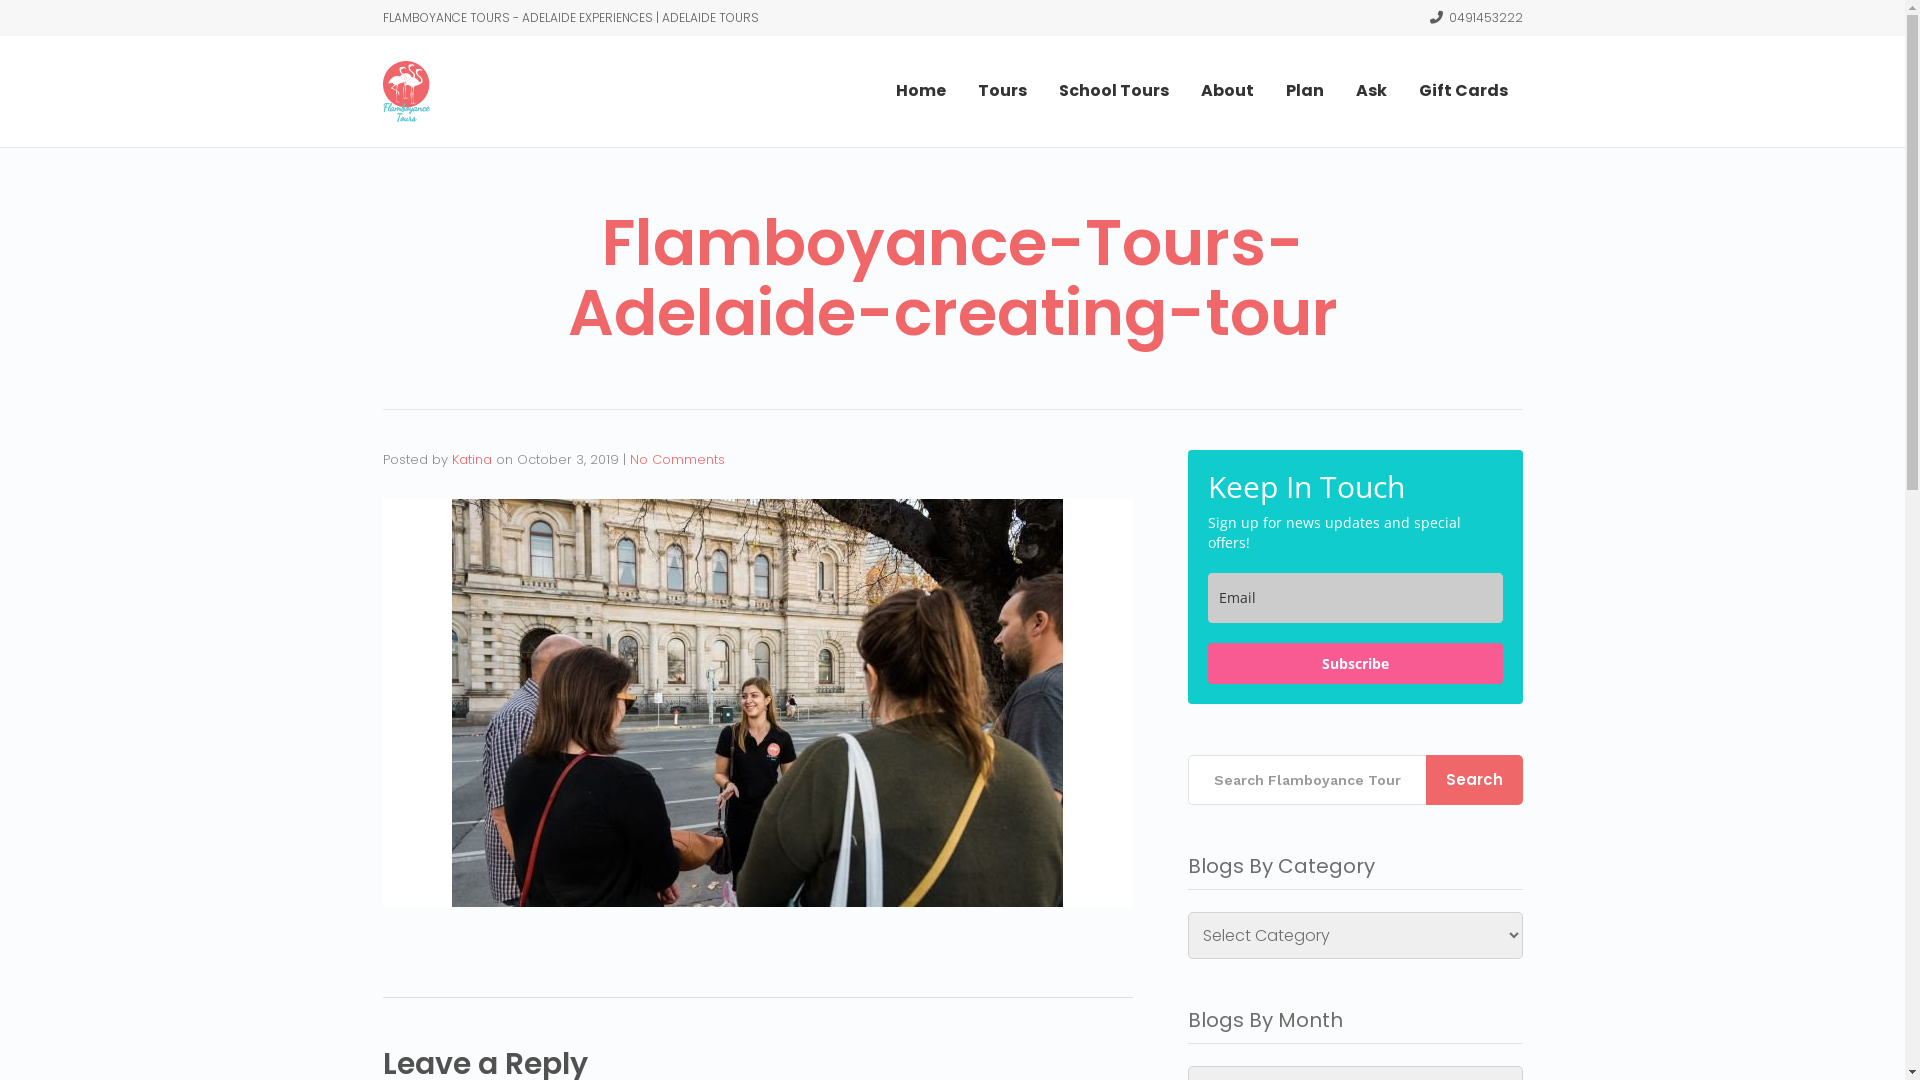 This screenshot has height=1080, width=1920. What do you see at coordinates (1462, 91) in the screenshot?
I see `'Gift Cards'` at bounding box center [1462, 91].